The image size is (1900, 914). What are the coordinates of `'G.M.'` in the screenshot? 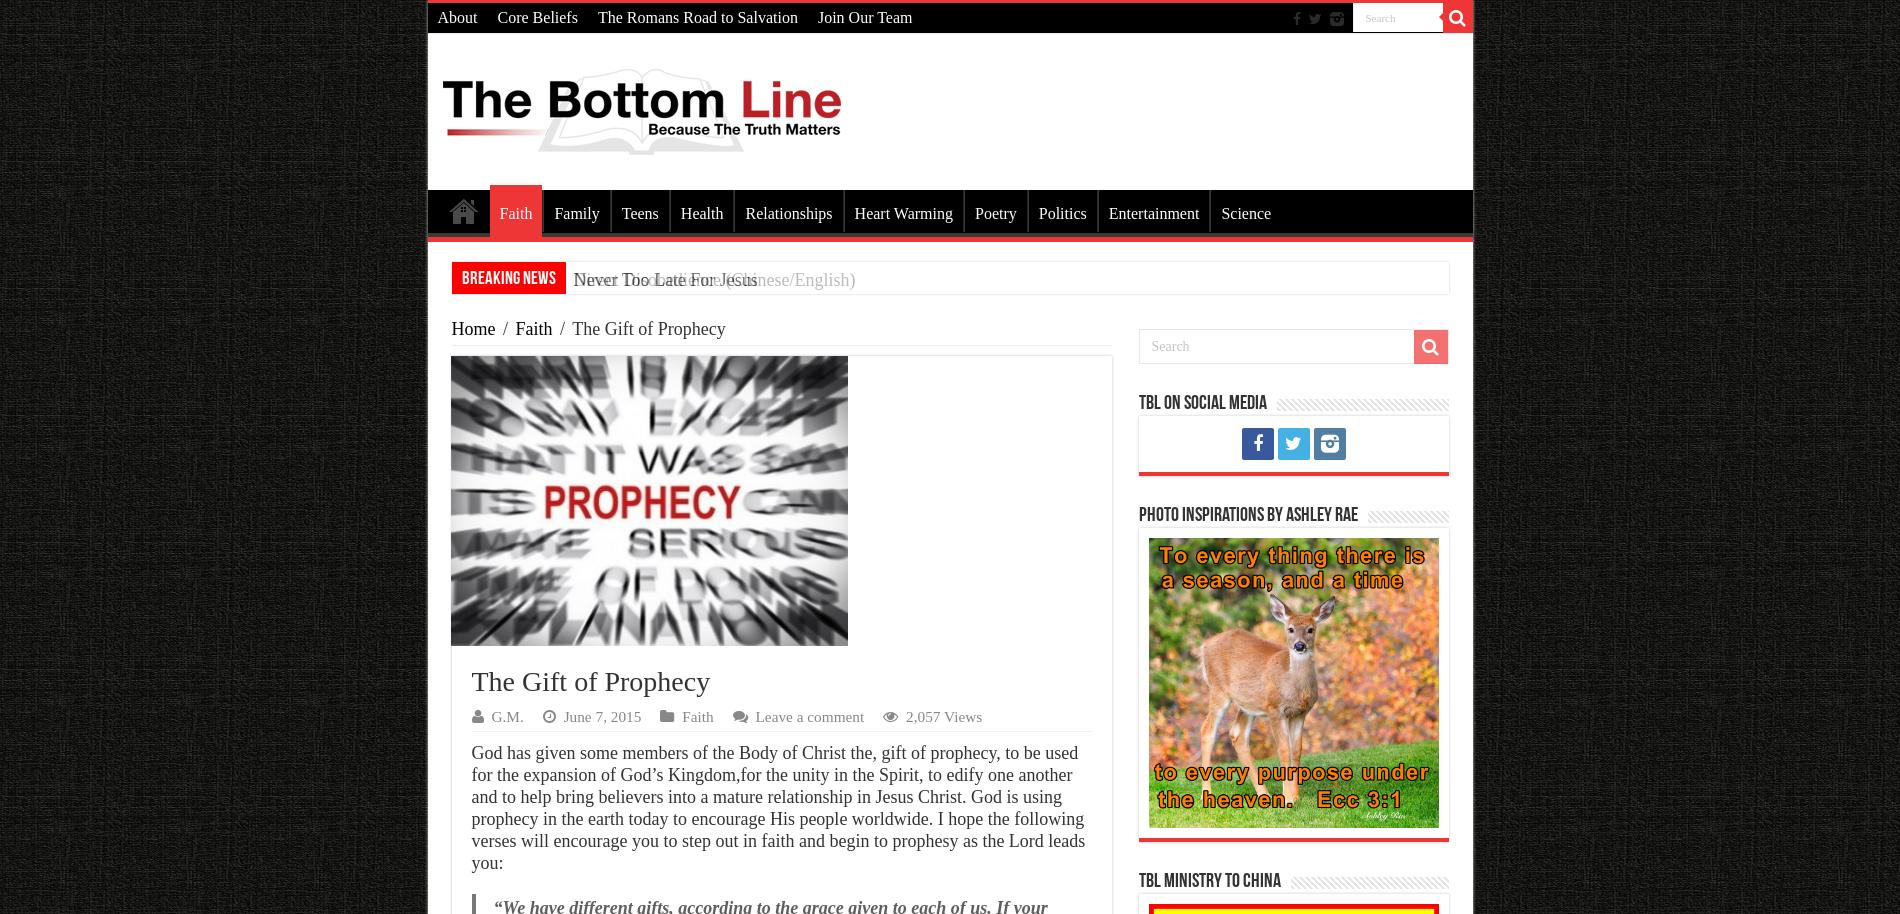 It's located at (490, 714).